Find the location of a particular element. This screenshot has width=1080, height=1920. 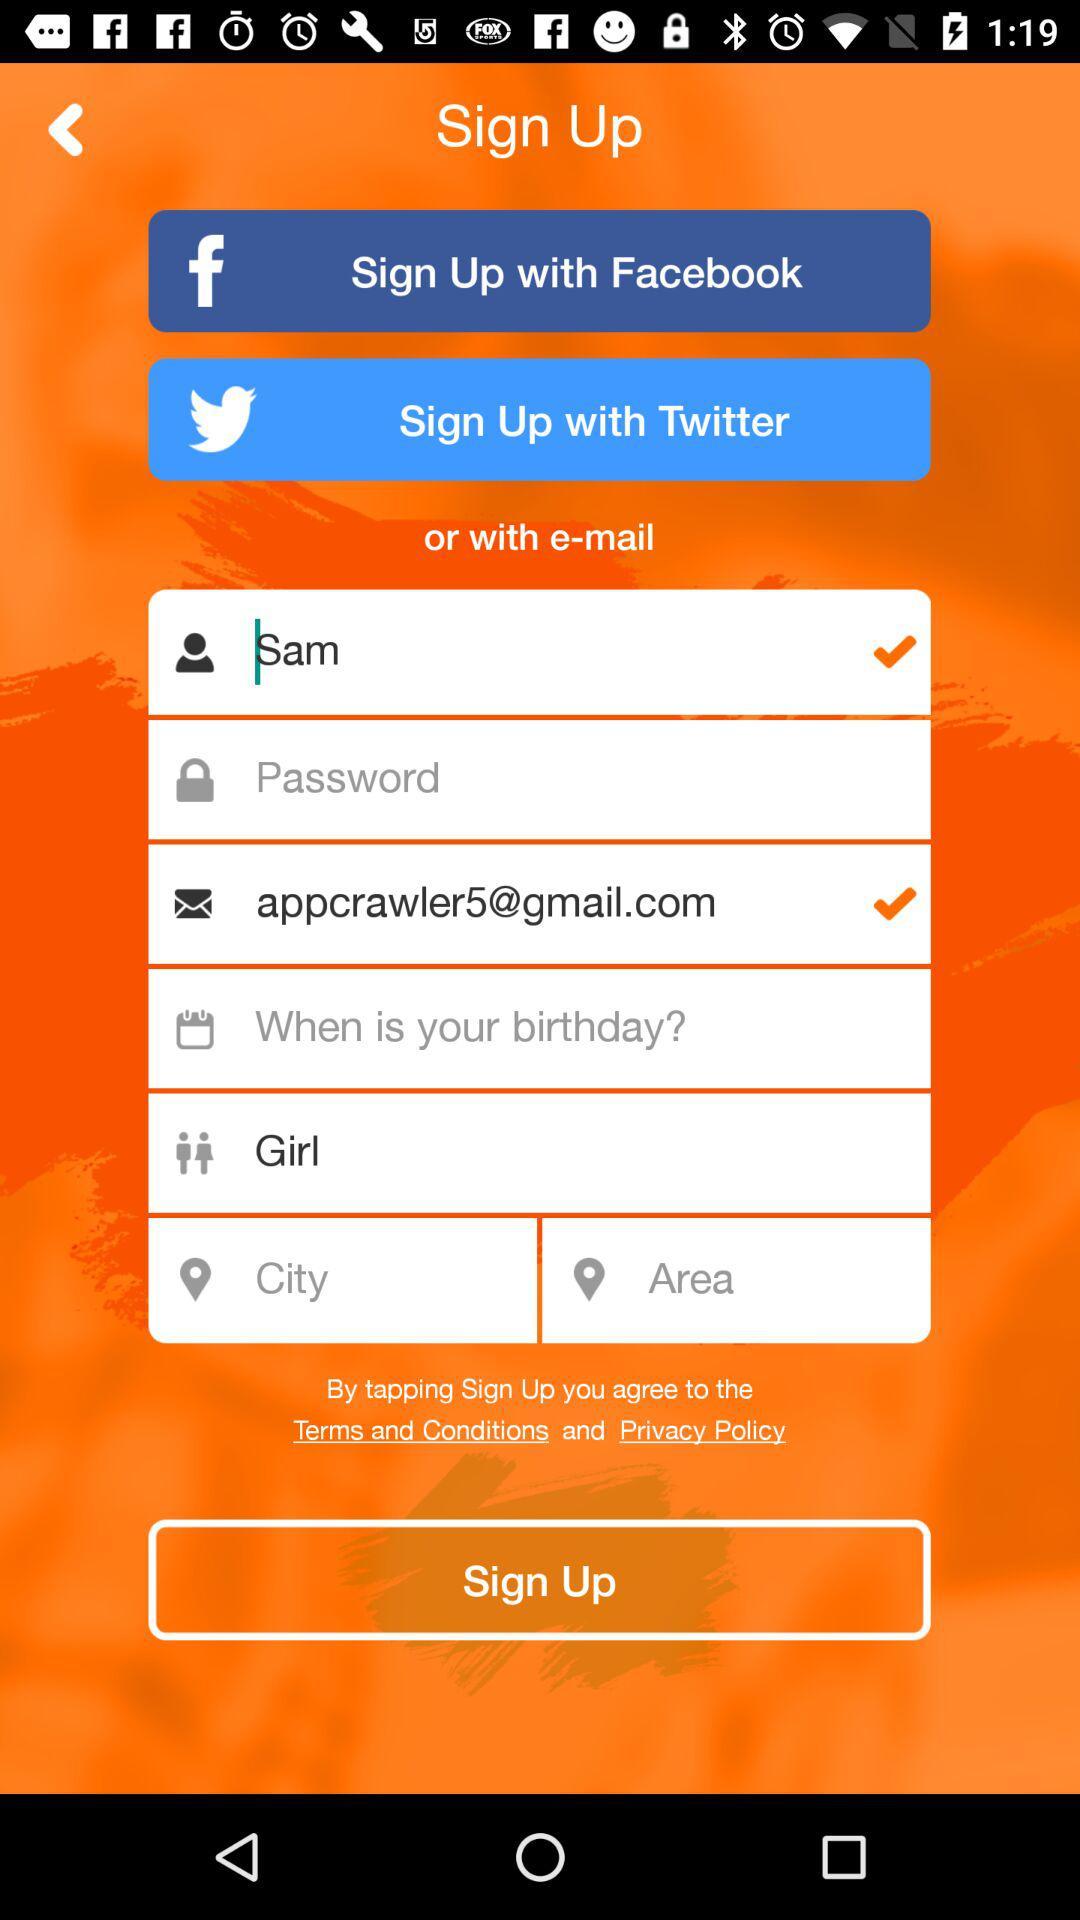

the last button of the page is located at coordinates (538, 1579).